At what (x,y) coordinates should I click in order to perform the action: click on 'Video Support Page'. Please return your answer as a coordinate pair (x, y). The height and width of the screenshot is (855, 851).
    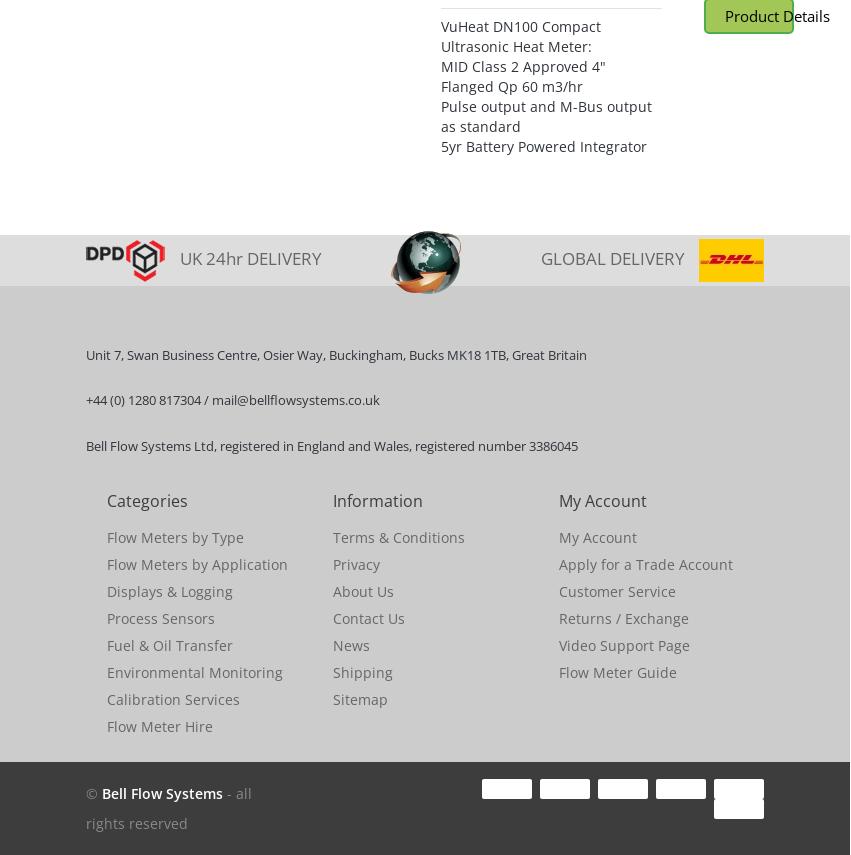
    Looking at the image, I should click on (623, 644).